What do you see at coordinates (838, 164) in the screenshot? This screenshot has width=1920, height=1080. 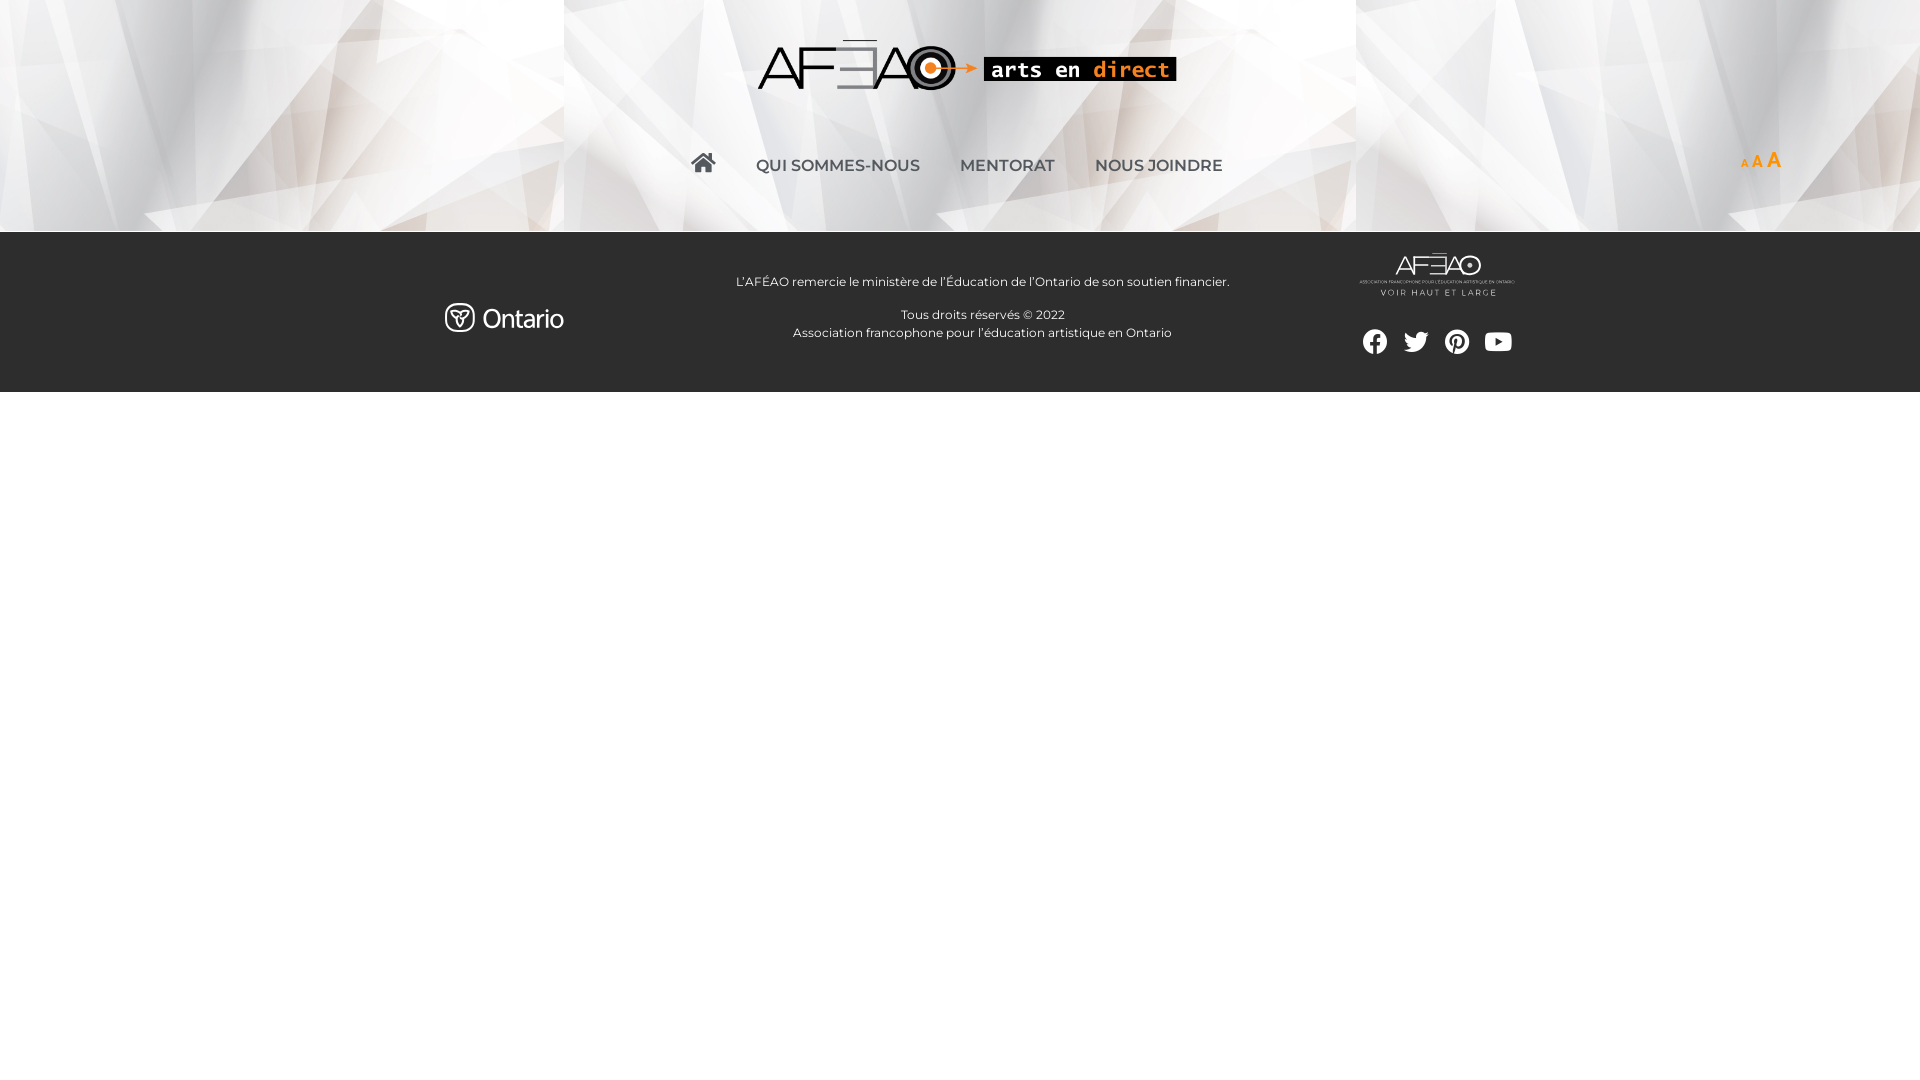 I see `'QUI SOMMES-NOUS'` at bounding box center [838, 164].